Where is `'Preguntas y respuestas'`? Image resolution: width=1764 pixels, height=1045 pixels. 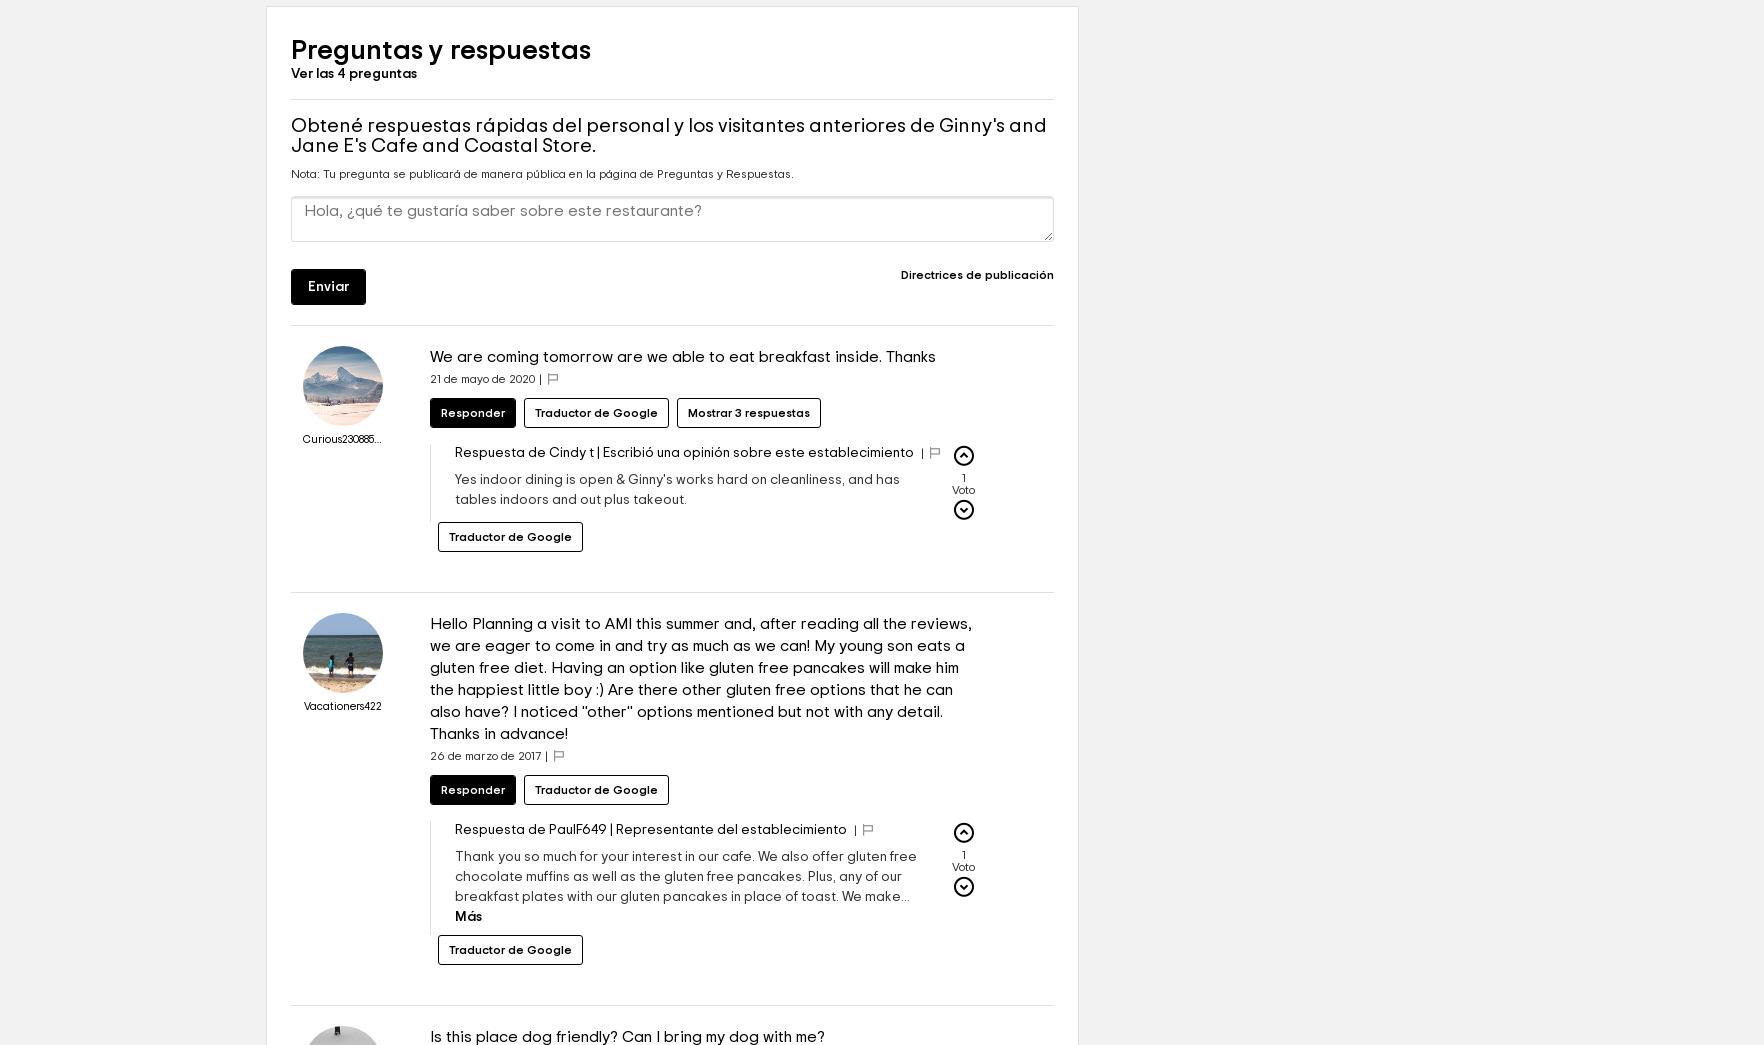
'Preguntas y respuestas' is located at coordinates (441, 110).